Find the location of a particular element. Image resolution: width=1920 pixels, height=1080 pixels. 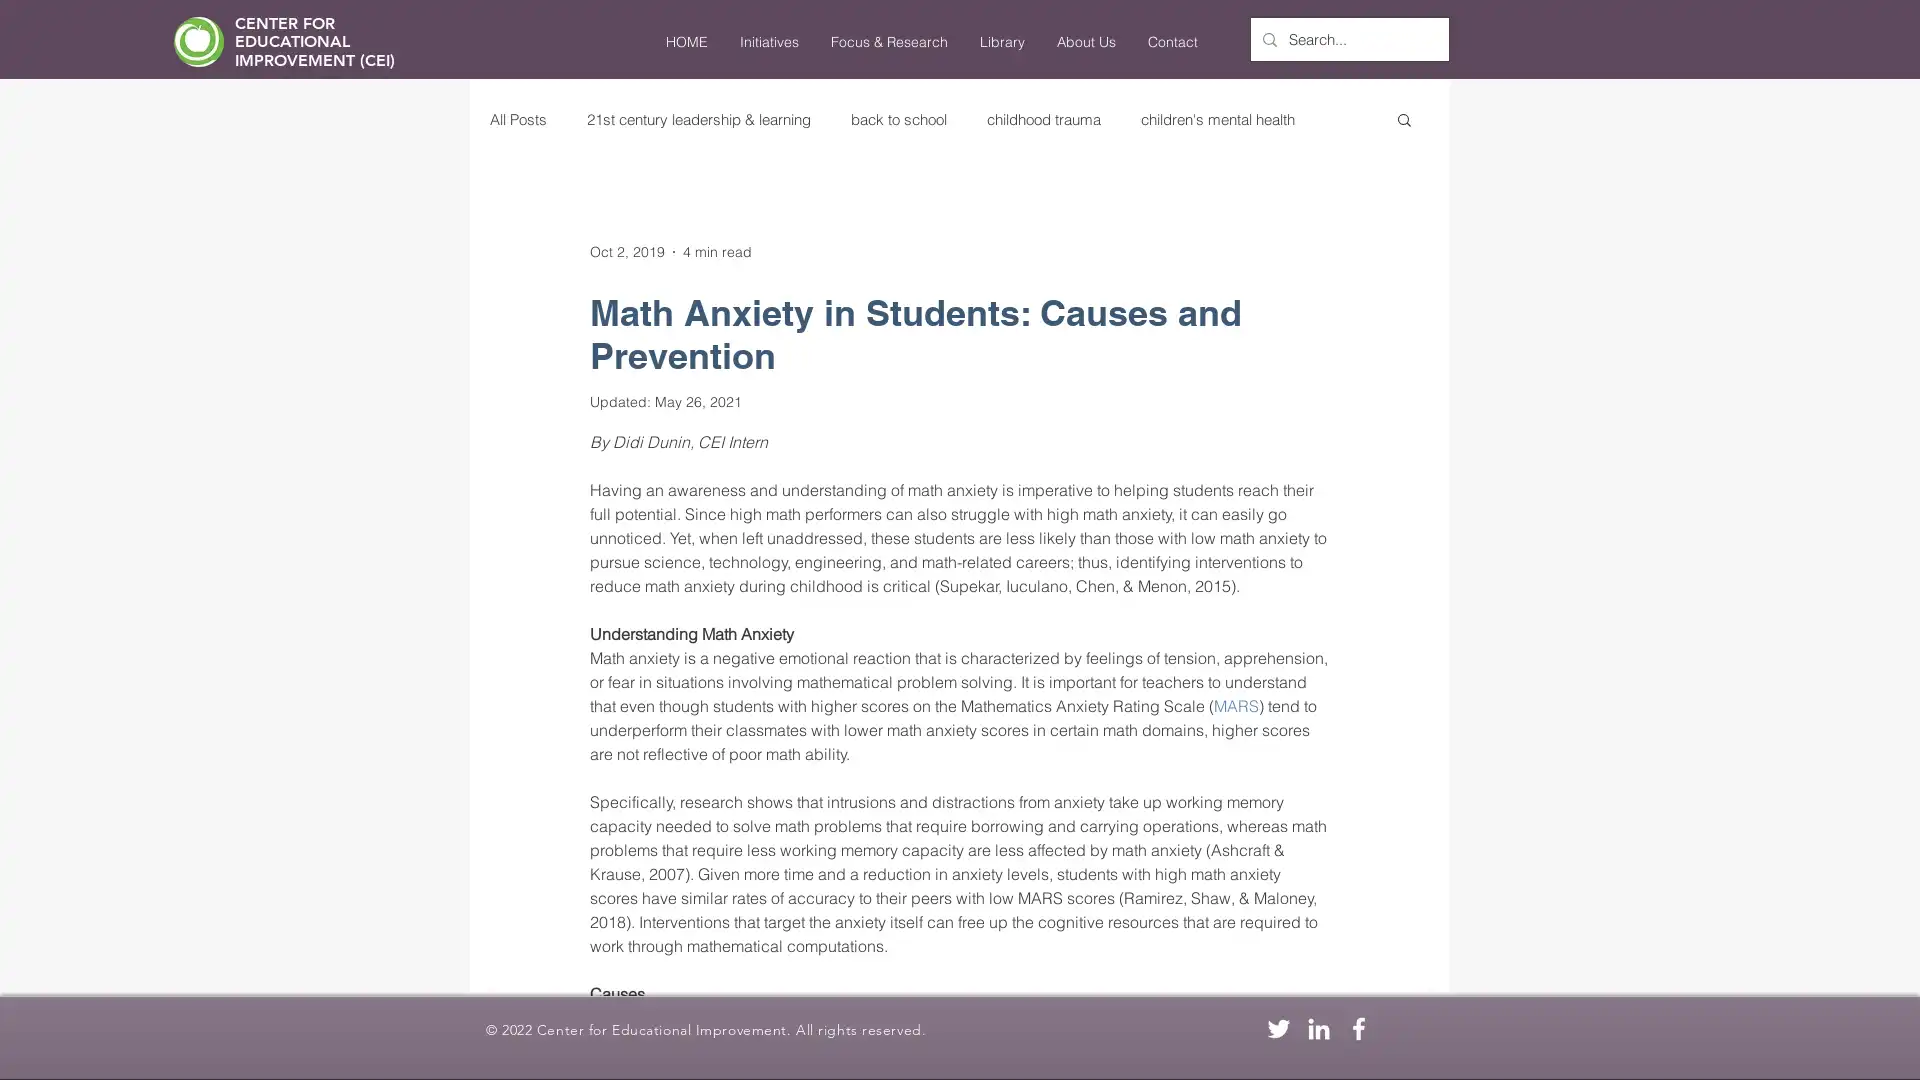

All Posts is located at coordinates (518, 118).